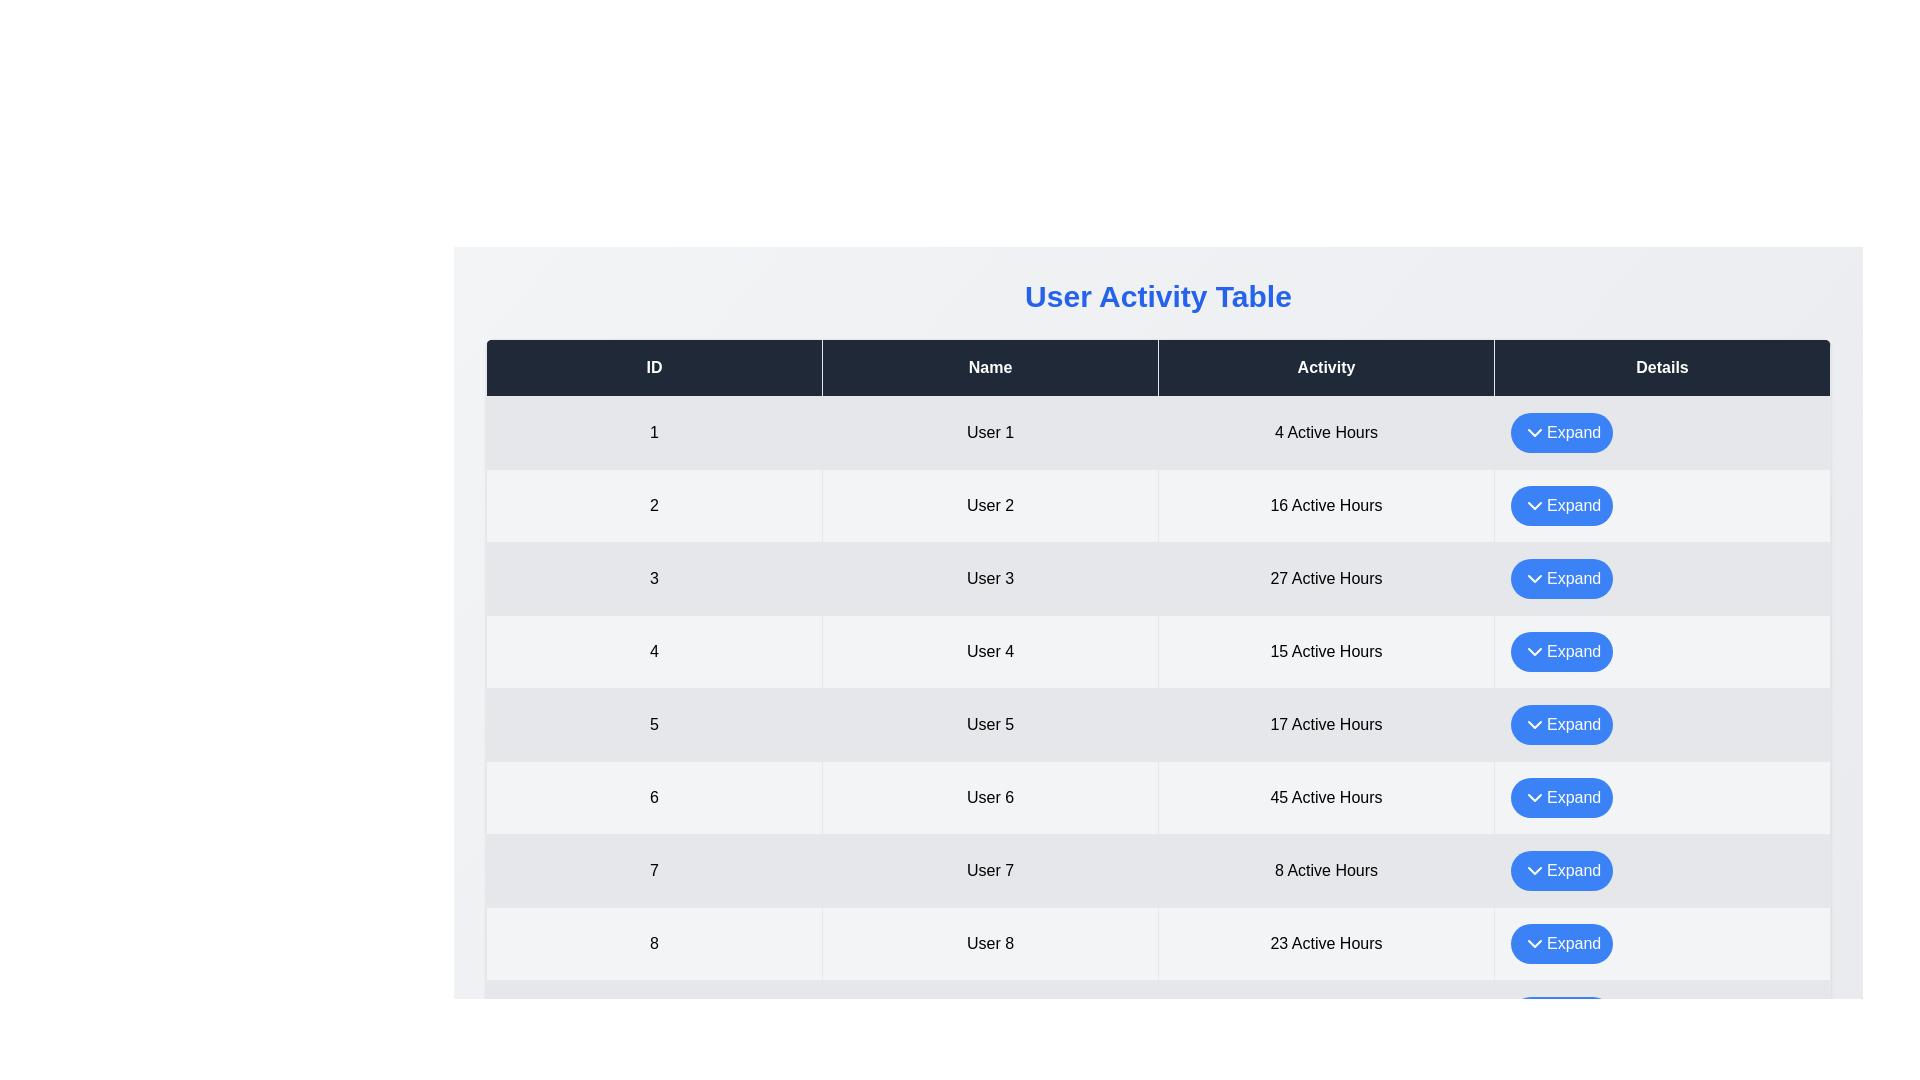 This screenshot has height=1080, width=1920. Describe the element at coordinates (654, 367) in the screenshot. I see `the 'ID' header to sort the table by ID` at that location.